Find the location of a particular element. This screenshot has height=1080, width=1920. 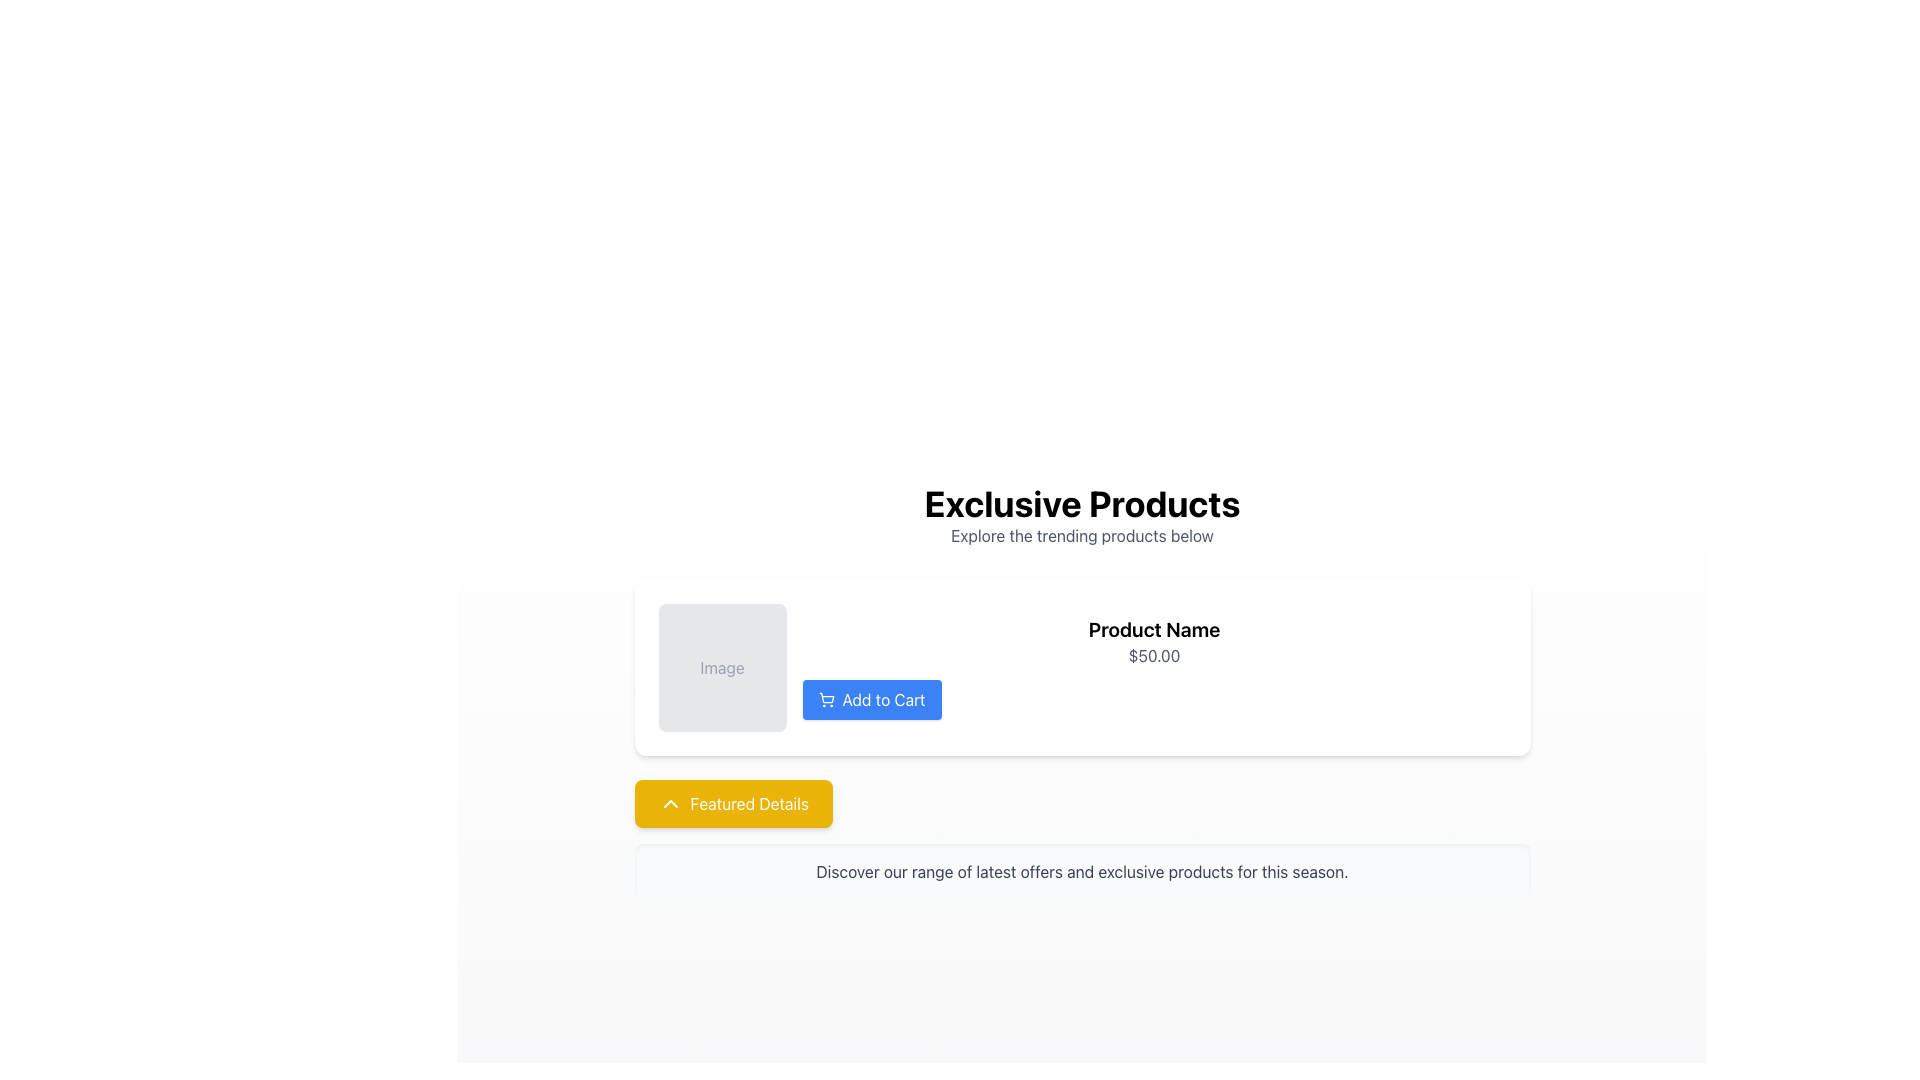

the 'Add to Cart' button located in the product details section, below 'Product Name' and '$50.00' is located at coordinates (872, 698).